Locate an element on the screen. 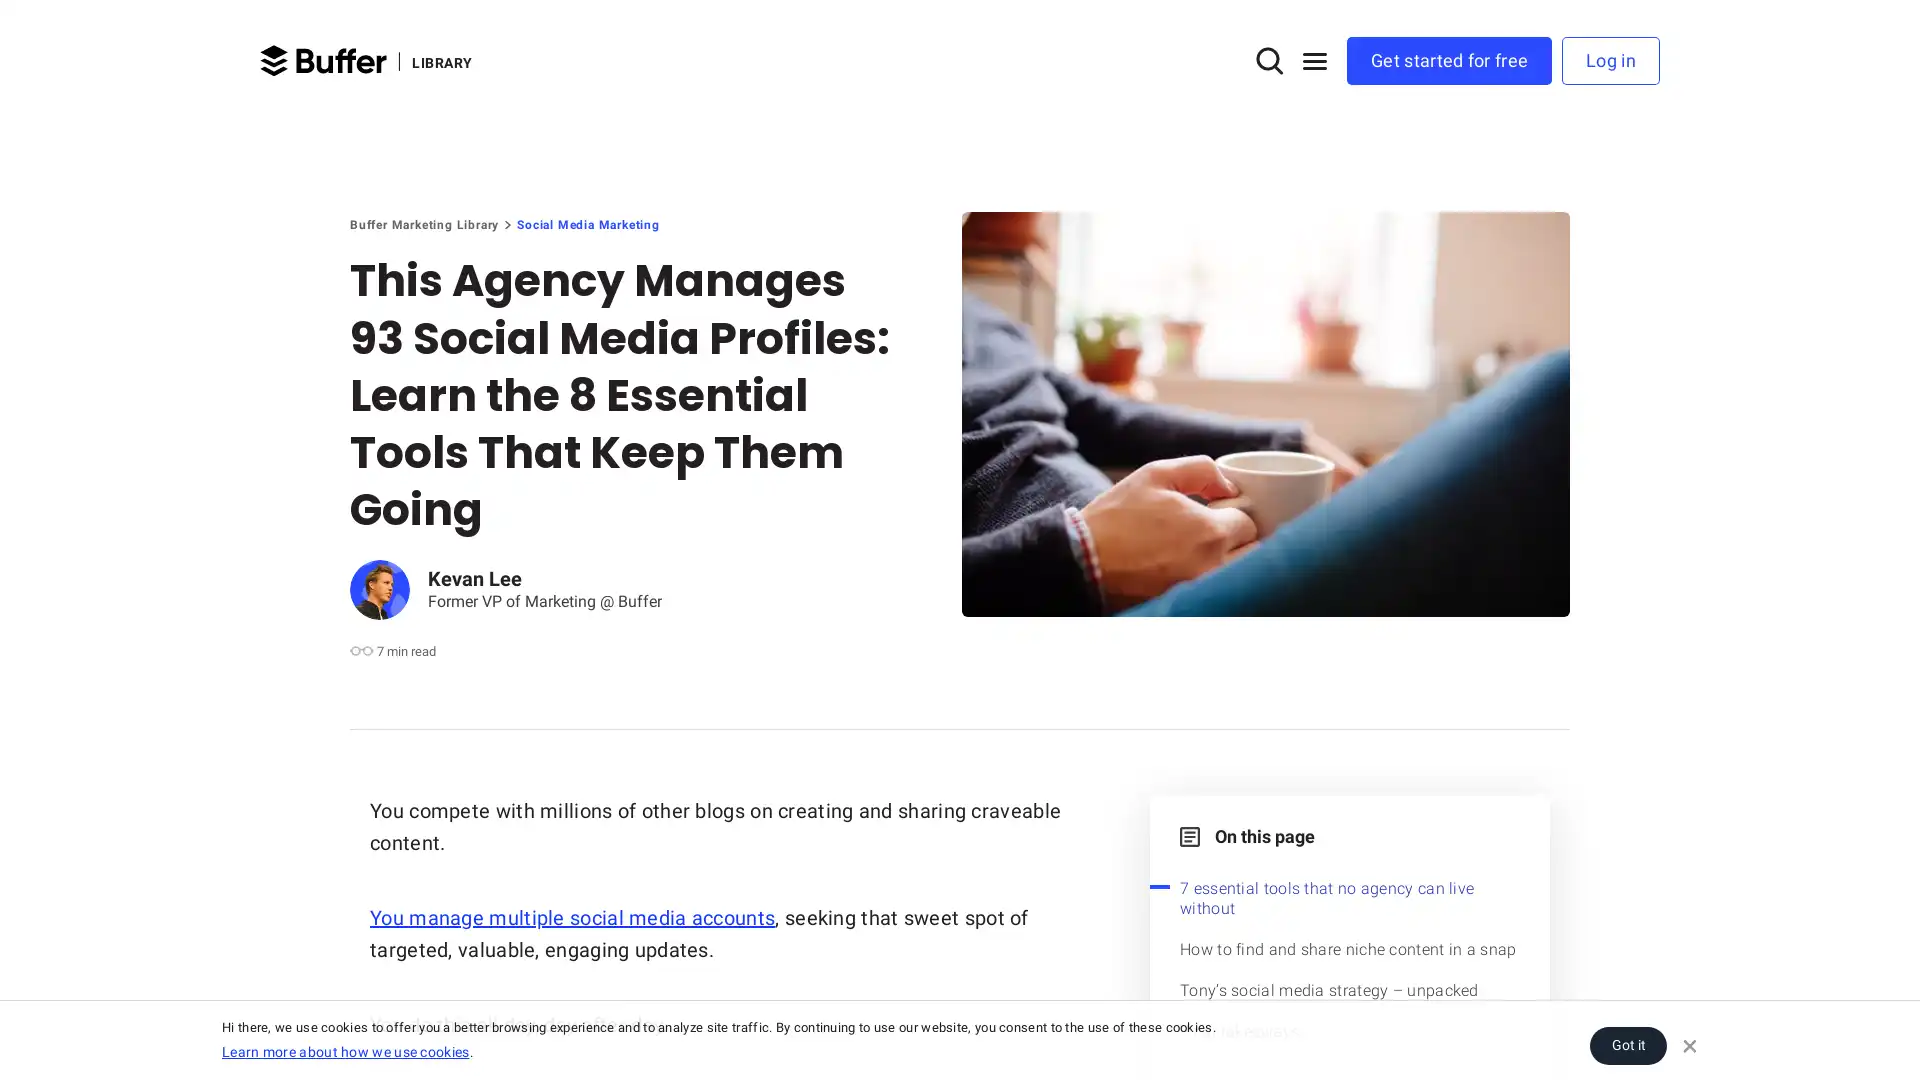 This screenshot has height=1080, width=1920. Got it is located at coordinates (1628, 1044).